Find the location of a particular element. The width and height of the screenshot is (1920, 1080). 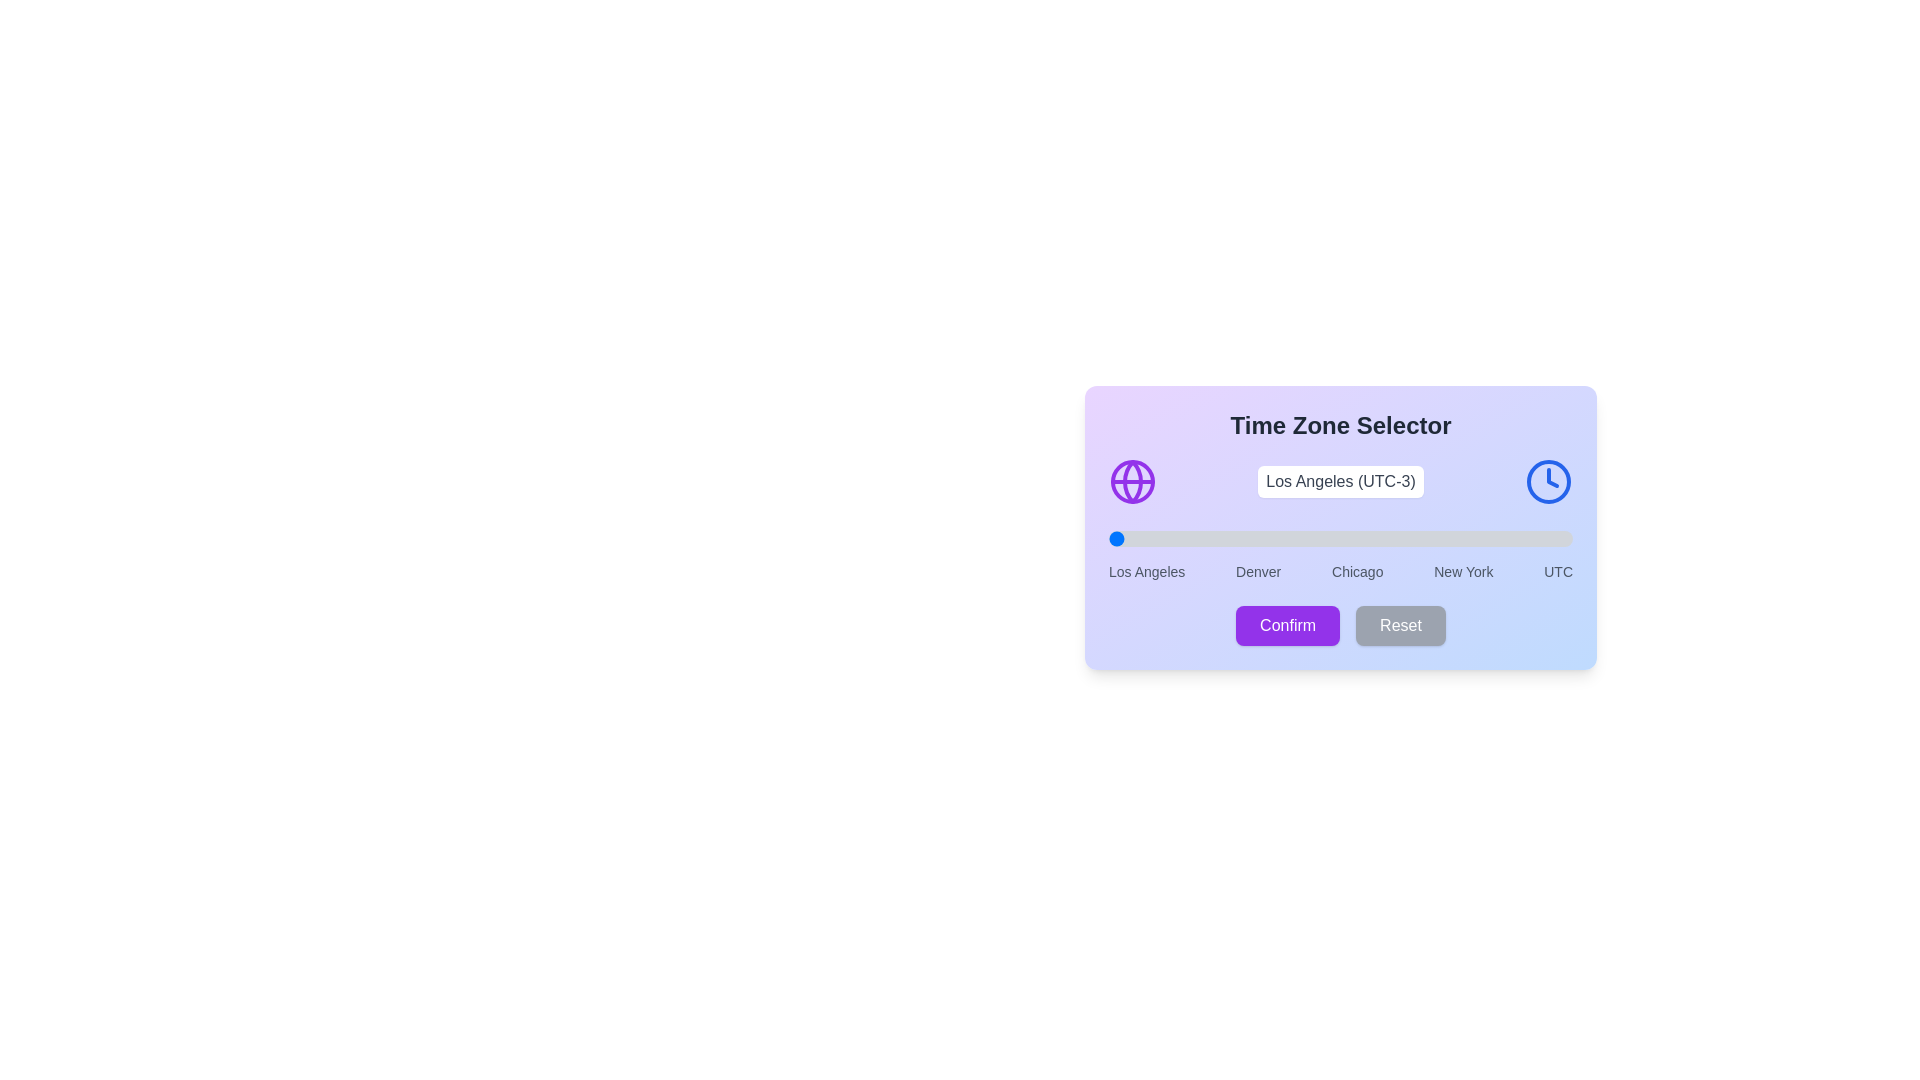

the time zone slider to 0 (0 for Los Angeles, 4 for UTC) is located at coordinates (1107, 538).